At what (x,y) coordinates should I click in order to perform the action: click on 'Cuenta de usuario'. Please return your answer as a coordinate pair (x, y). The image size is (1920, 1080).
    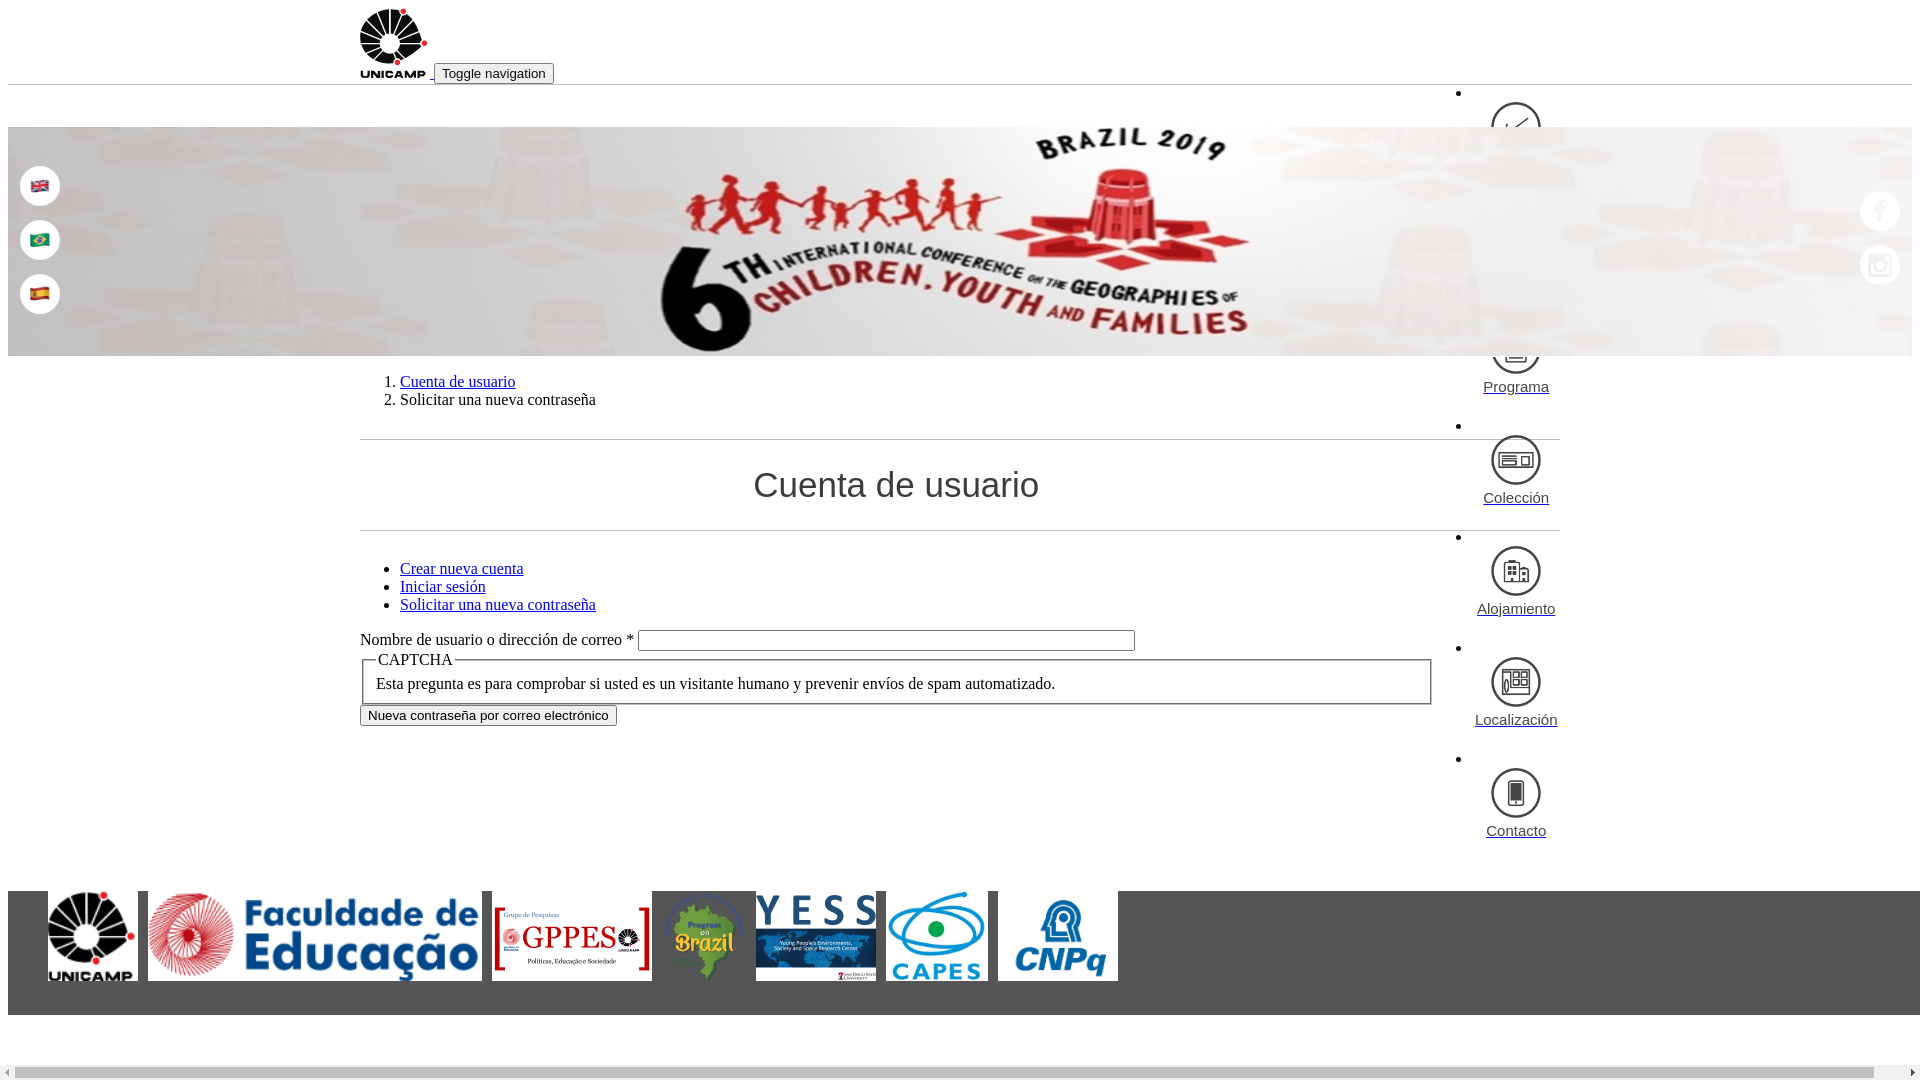
    Looking at the image, I should click on (456, 381).